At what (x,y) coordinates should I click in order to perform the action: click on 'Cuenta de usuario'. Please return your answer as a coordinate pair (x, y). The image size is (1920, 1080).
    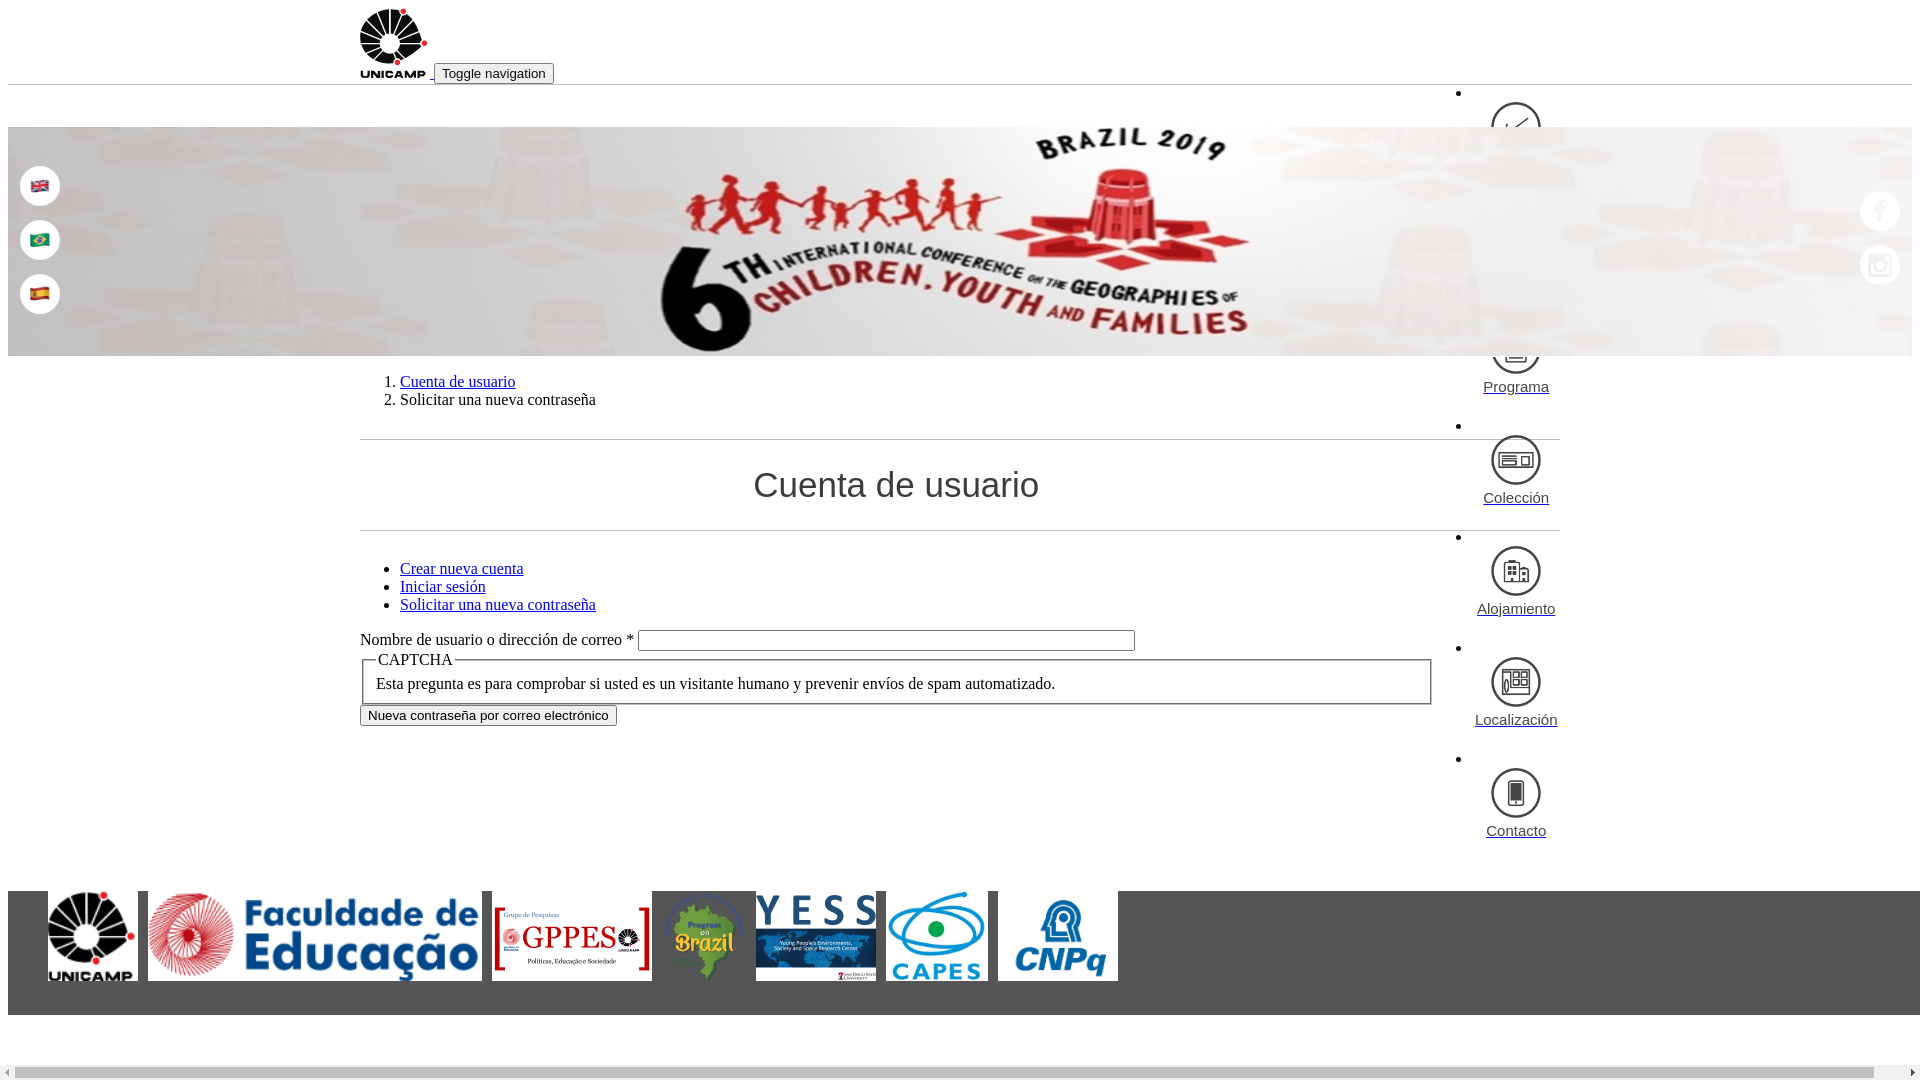
    Looking at the image, I should click on (456, 381).